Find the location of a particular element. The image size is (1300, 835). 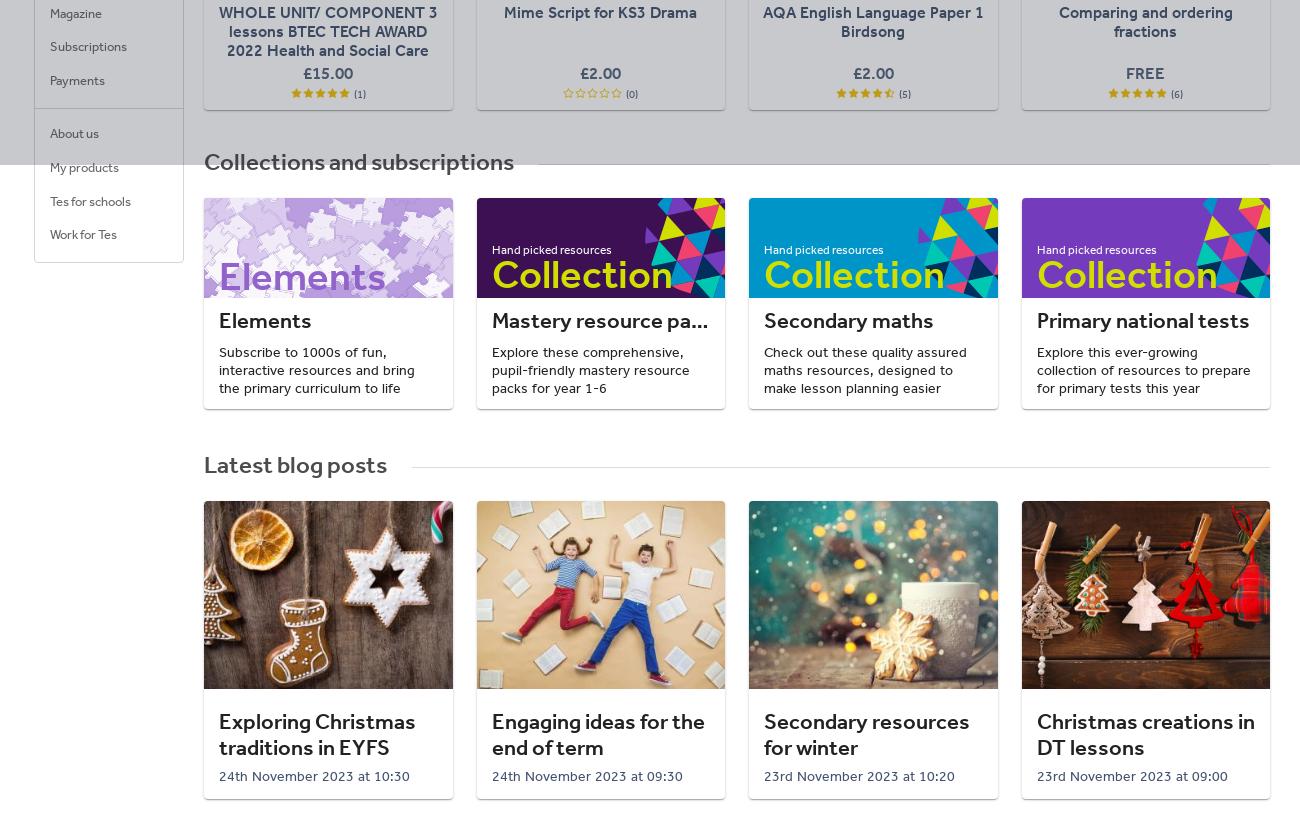

'Subscriptions' is located at coordinates (88, 46).